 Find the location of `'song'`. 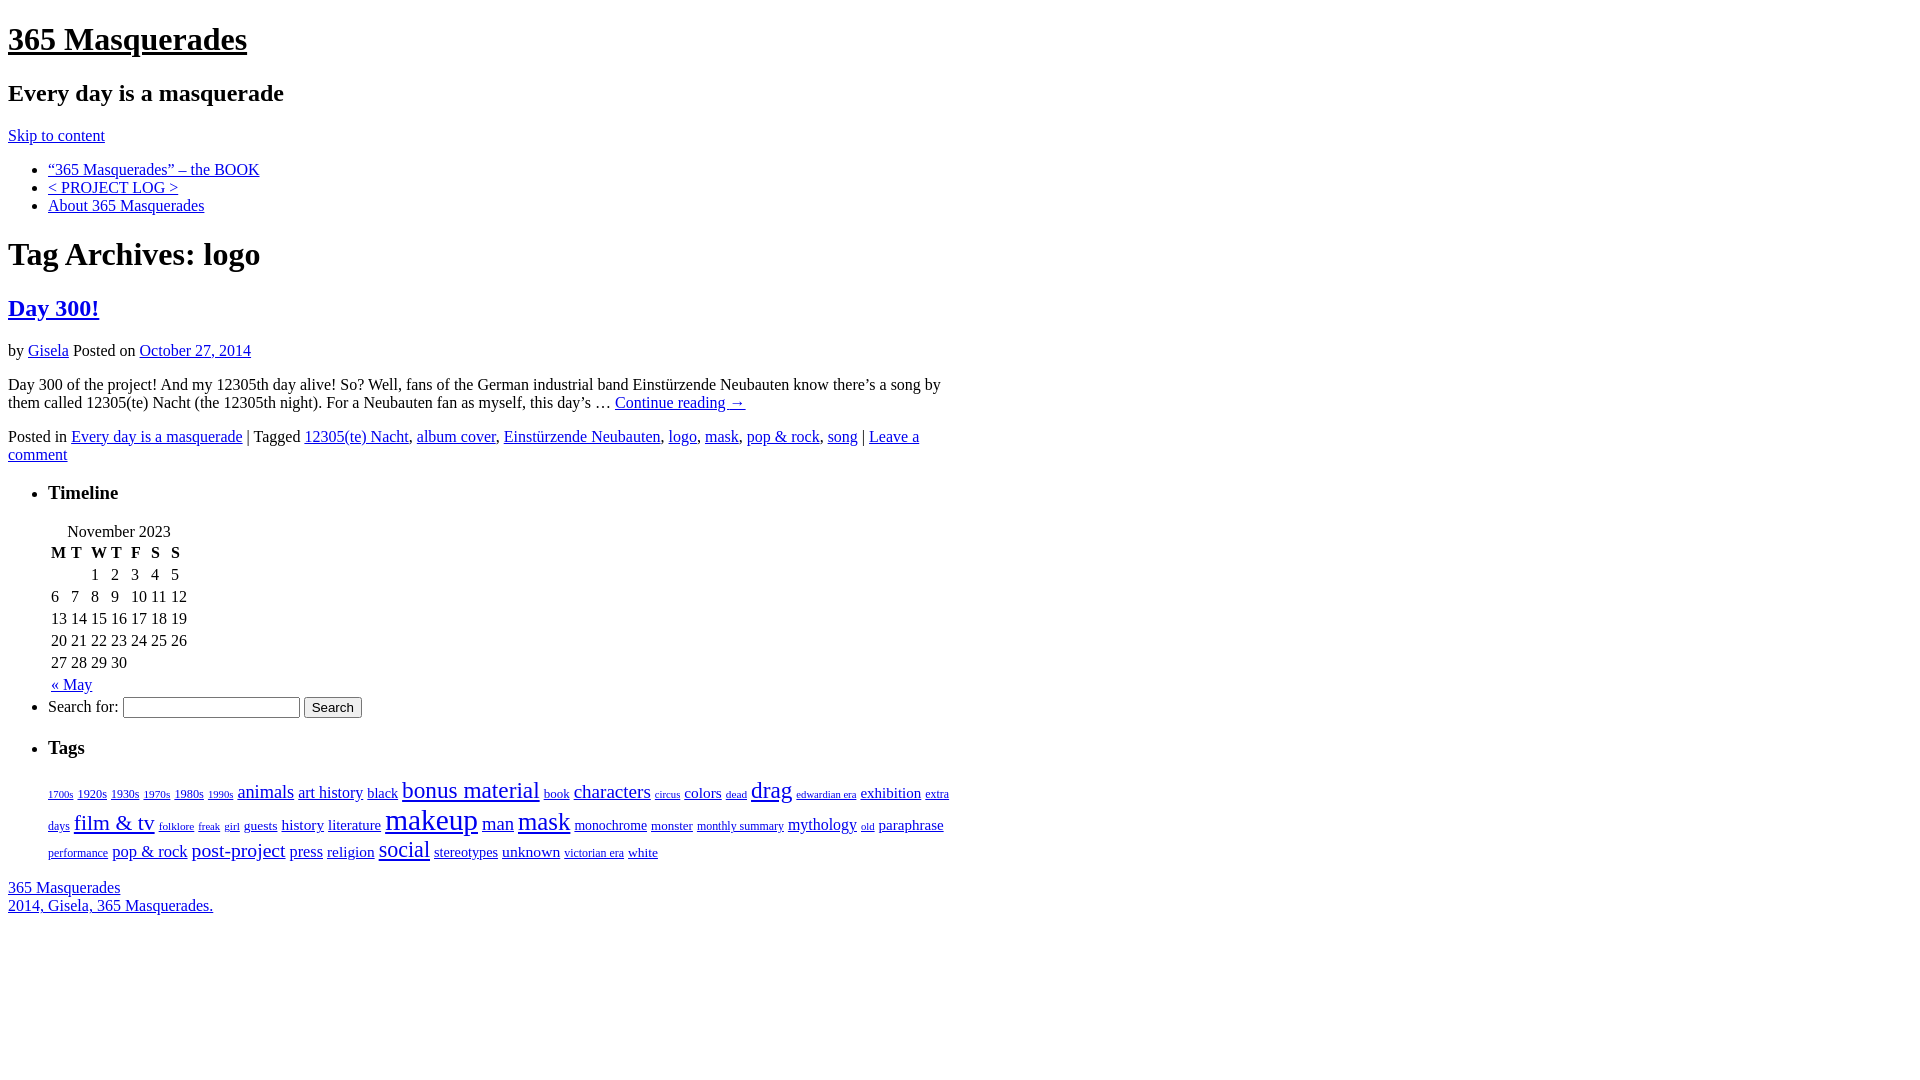

'song' is located at coordinates (843, 435).